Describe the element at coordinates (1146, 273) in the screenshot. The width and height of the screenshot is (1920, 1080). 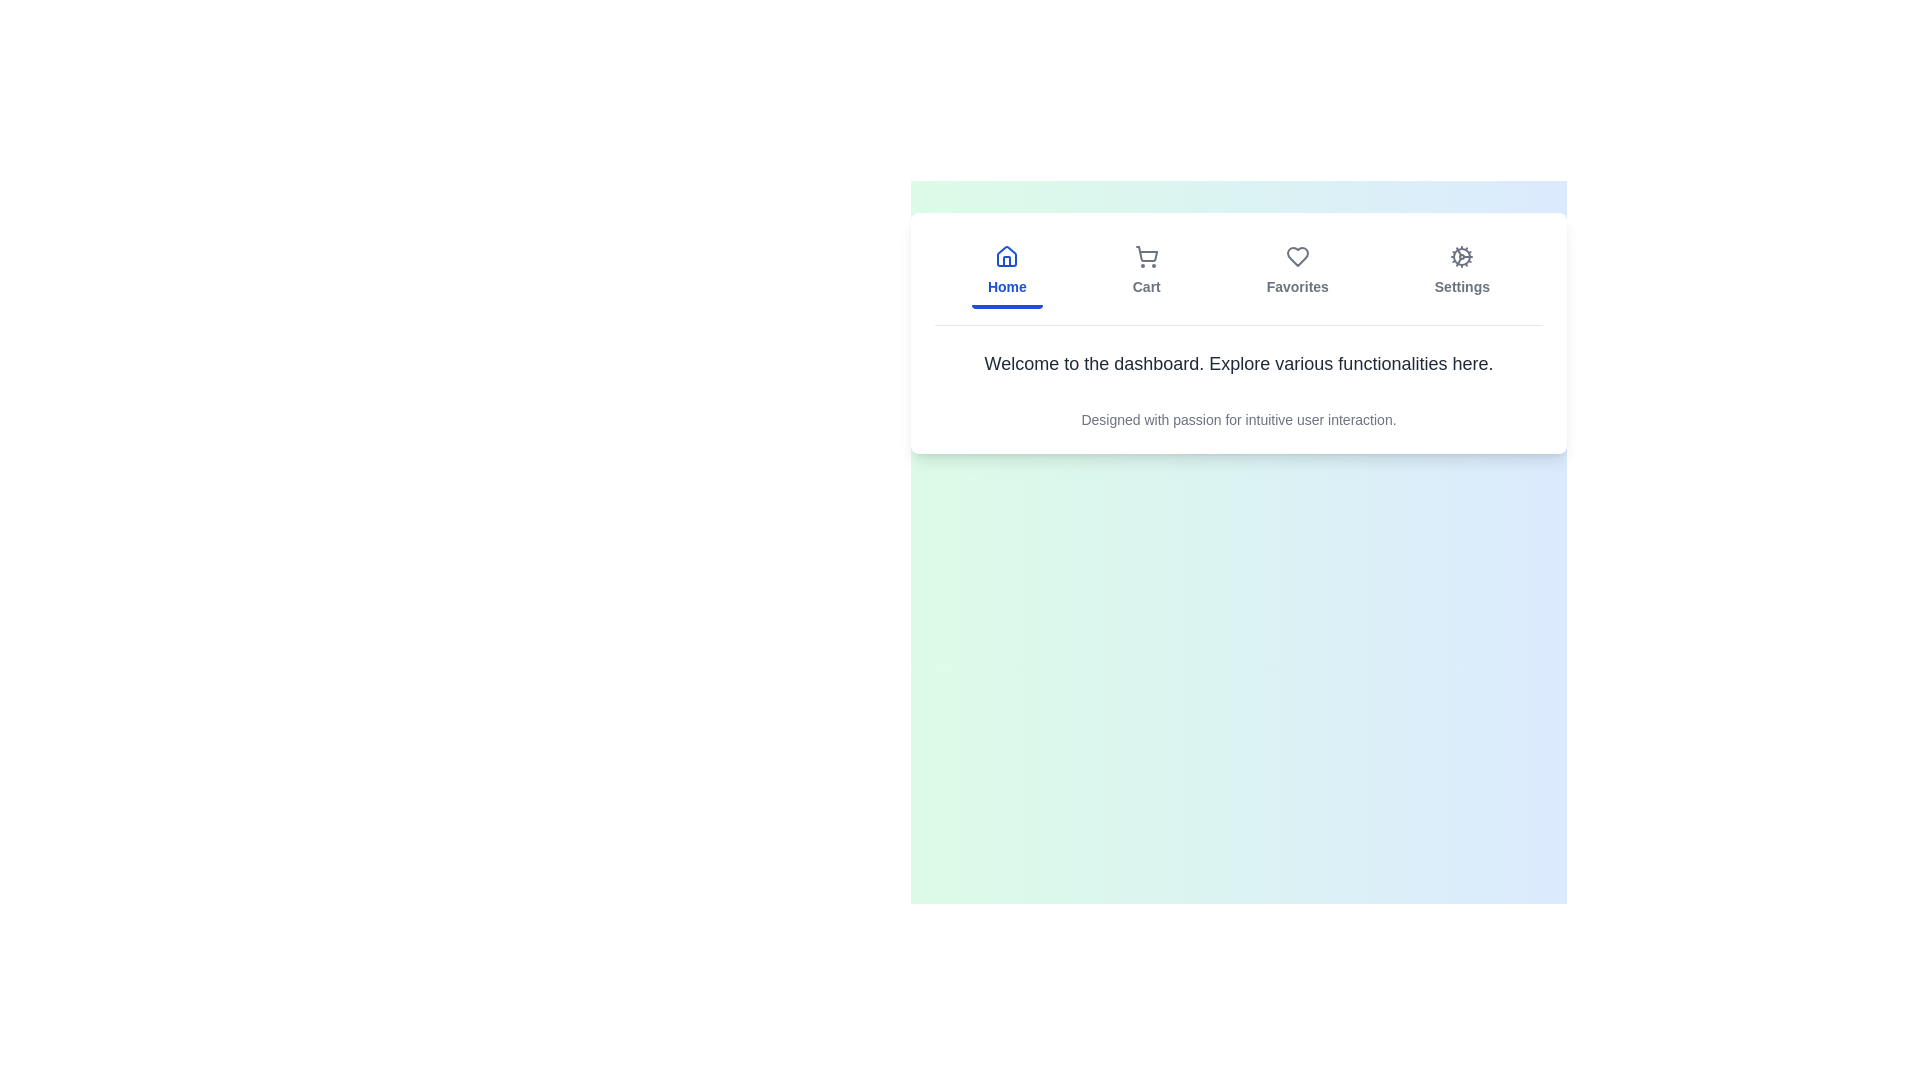
I see `the 'Cart' button, which features a shopping cart icon and is located in the navigation bar, second from the left, between 'Home' and 'Favorites'` at that location.